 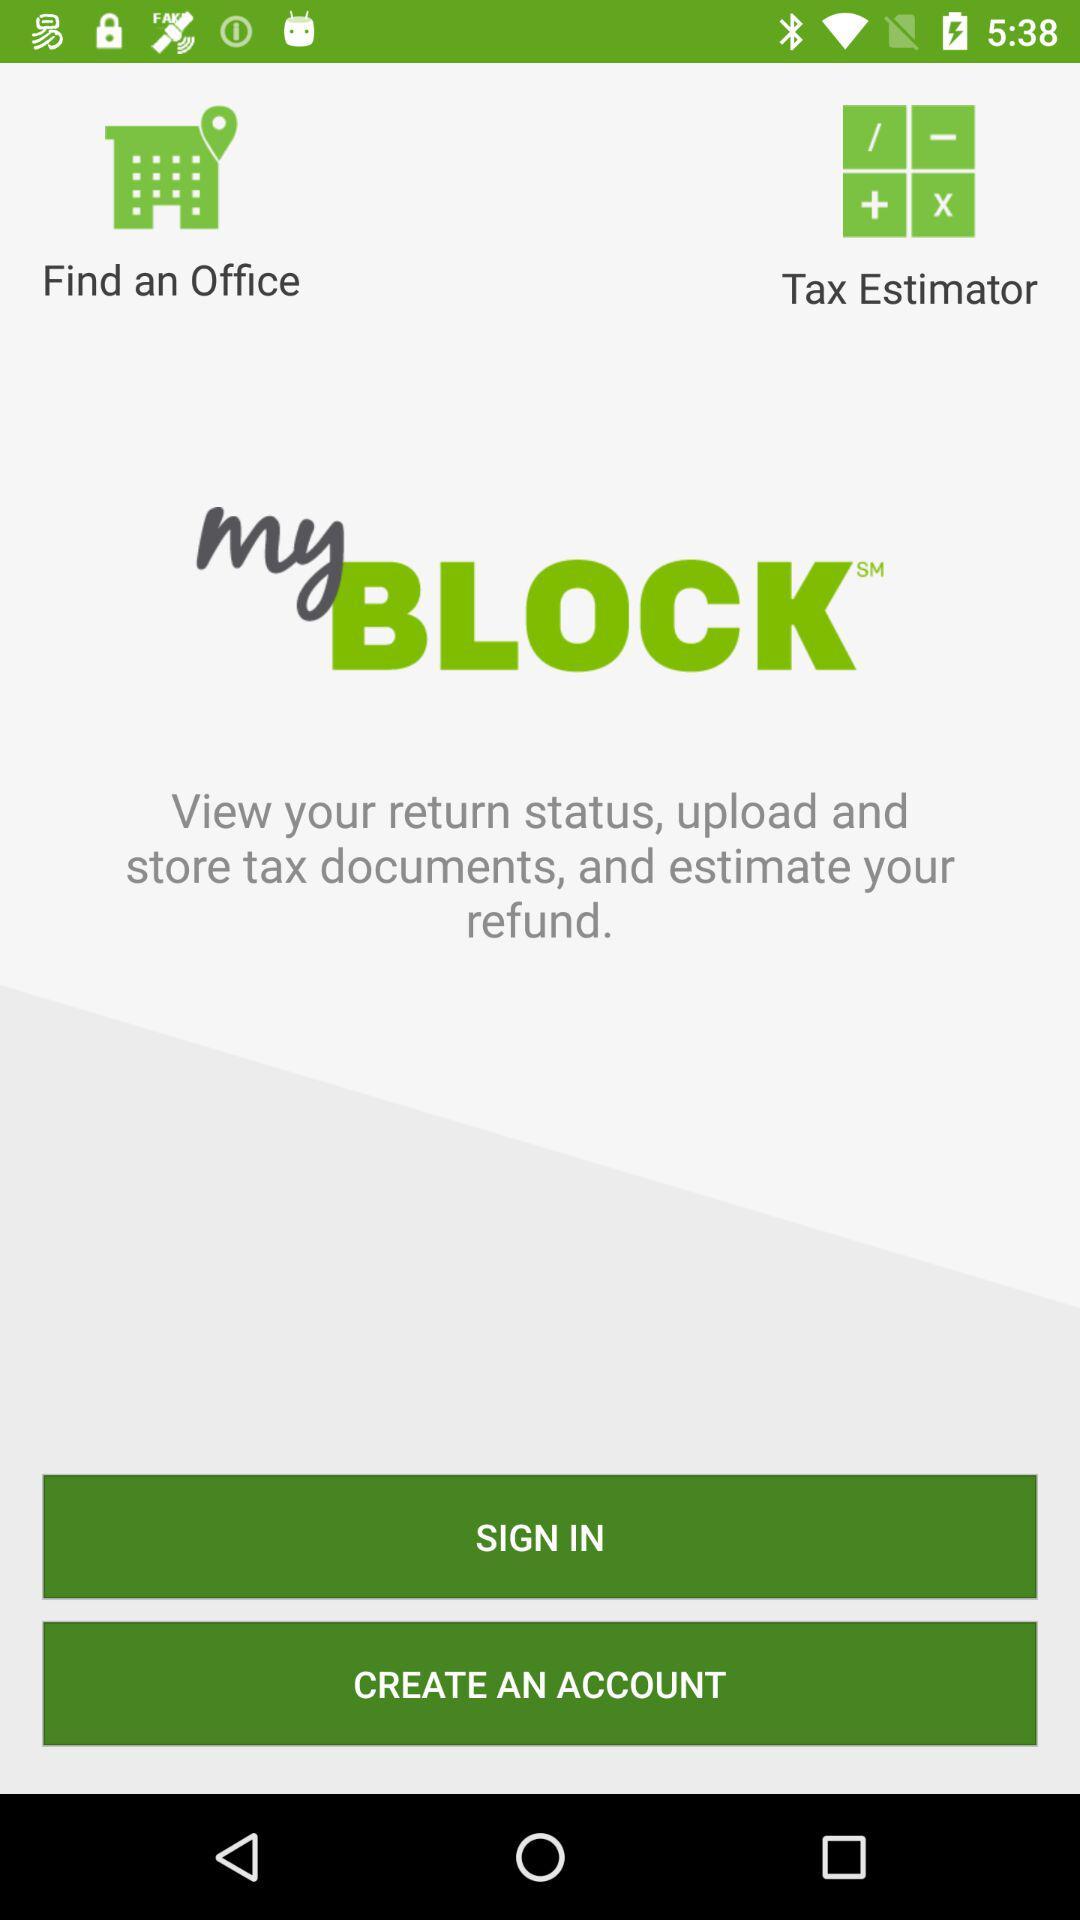 I want to click on create an account, so click(x=540, y=1682).